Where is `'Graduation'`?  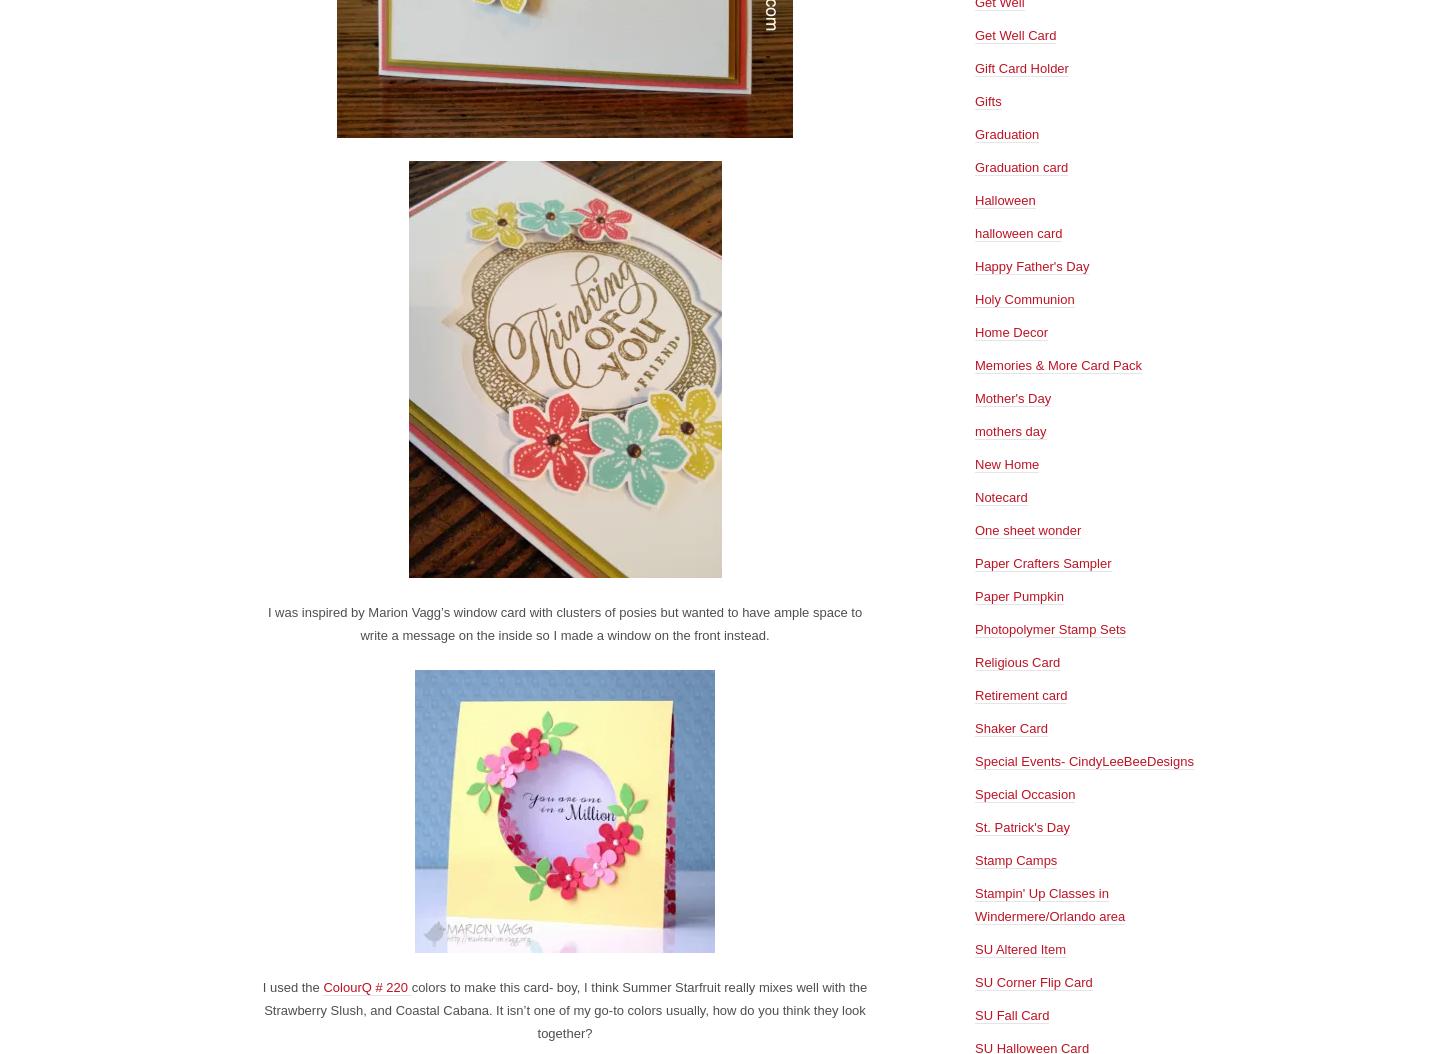 'Graduation' is located at coordinates (1007, 133).